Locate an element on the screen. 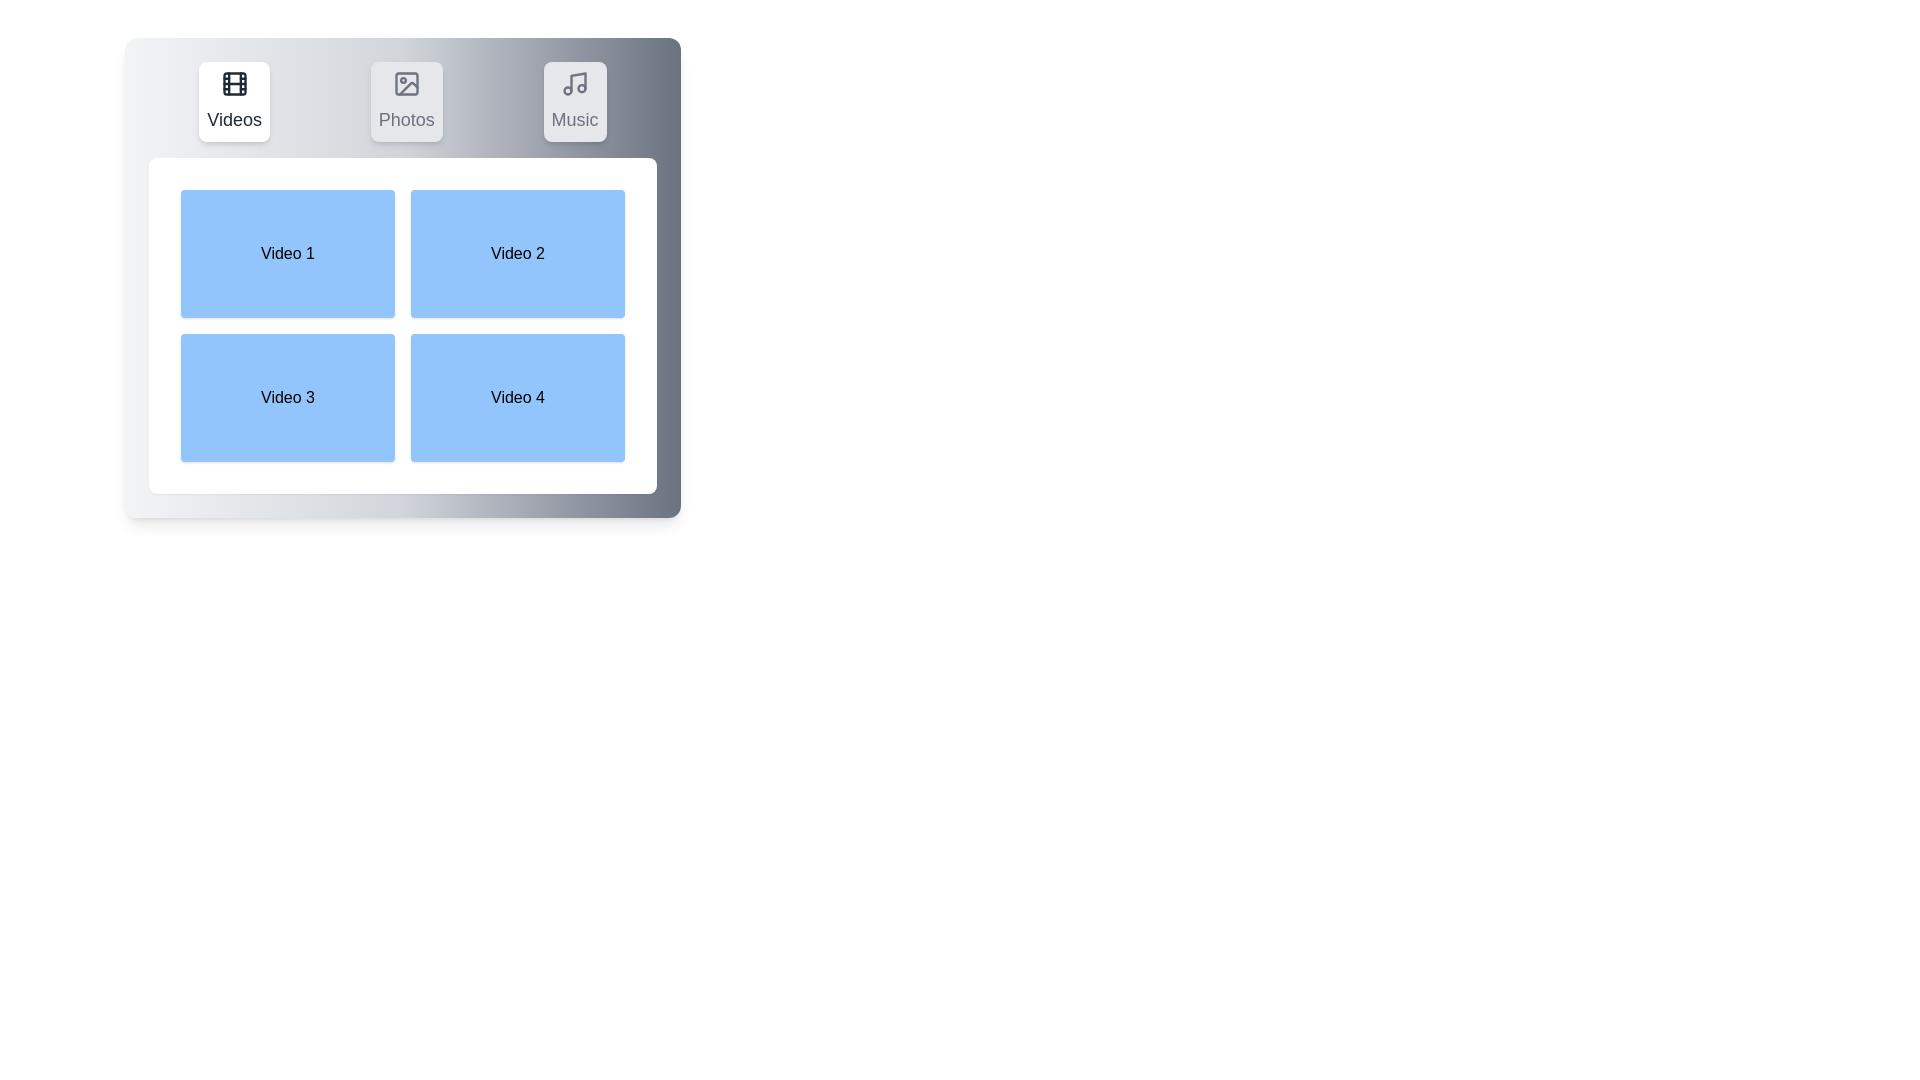 Image resolution: width=1920 pixels, height=1080 pixels. the video box labeled Video 1 is located at coordinates (287, 253).